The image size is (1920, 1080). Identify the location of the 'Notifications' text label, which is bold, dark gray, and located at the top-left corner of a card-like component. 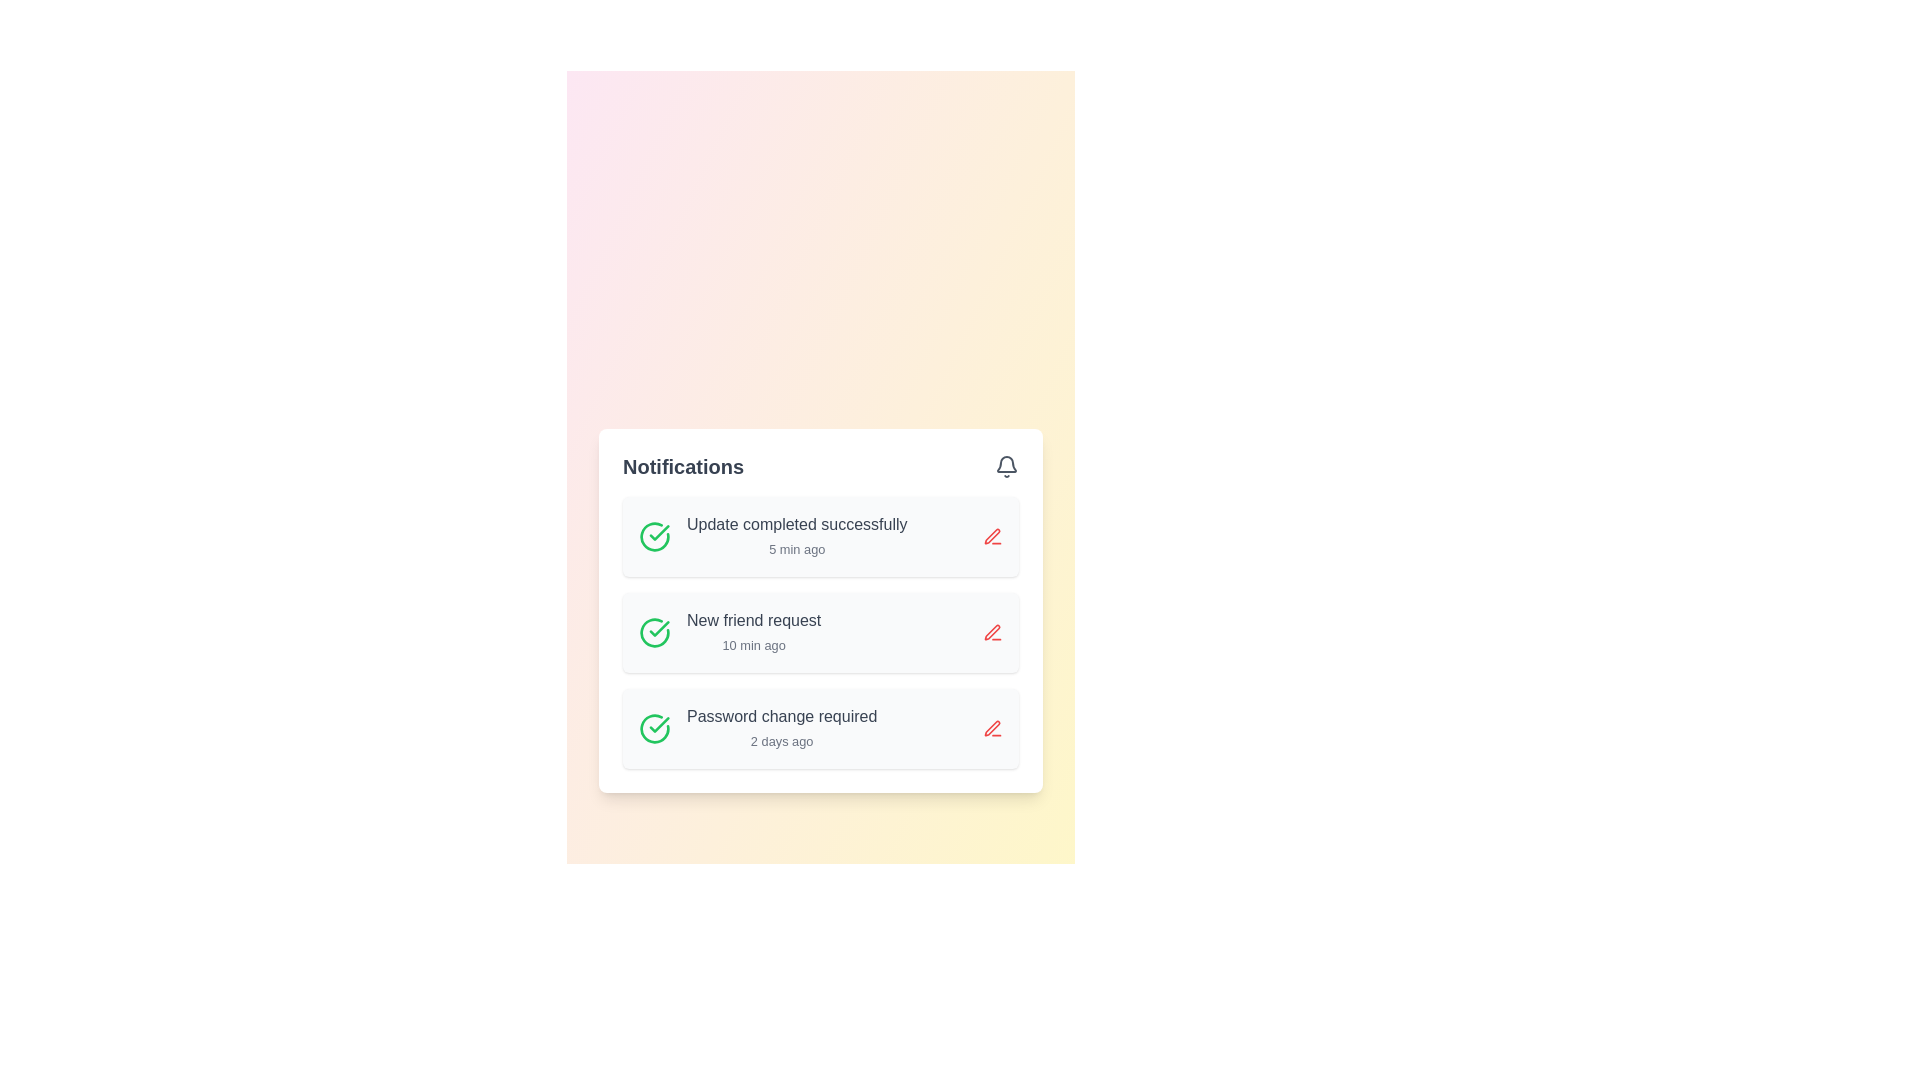
(683, 466).